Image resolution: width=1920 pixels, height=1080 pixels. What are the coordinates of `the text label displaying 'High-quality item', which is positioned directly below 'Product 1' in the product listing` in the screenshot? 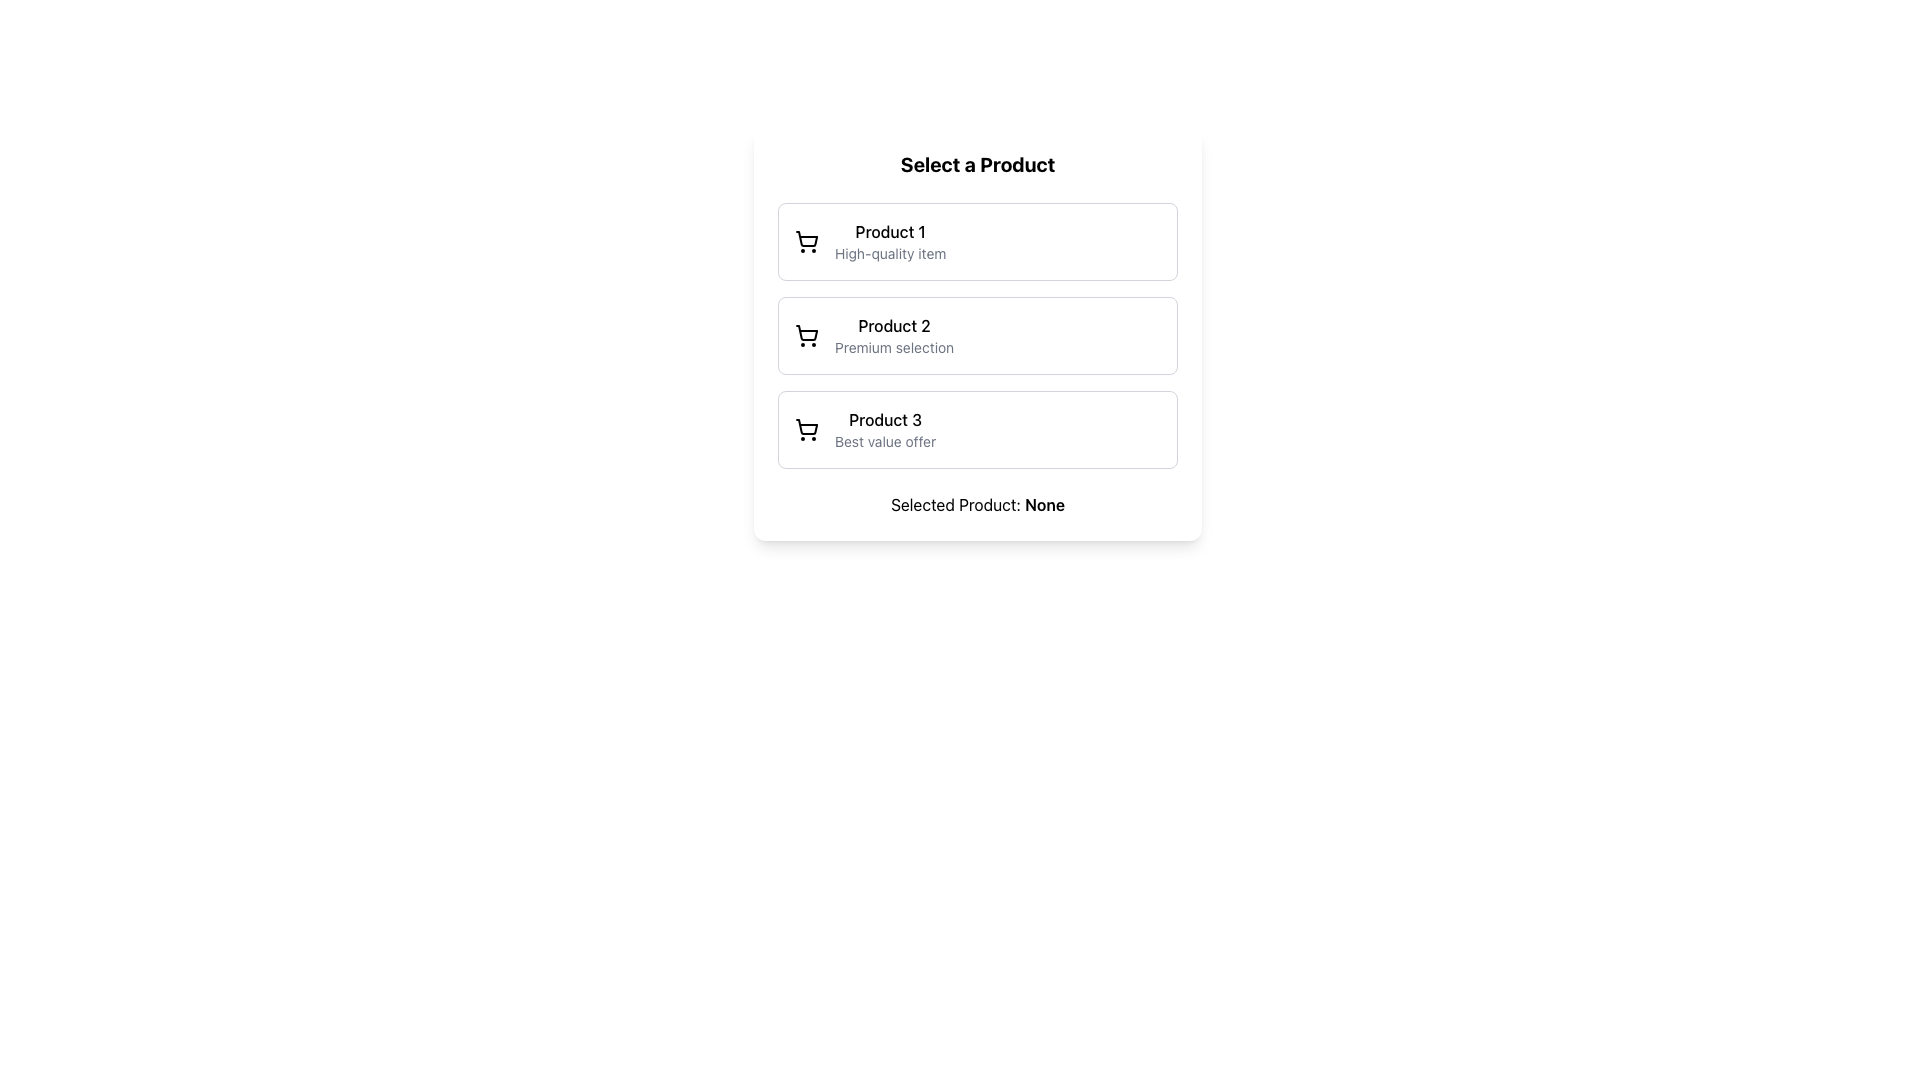 It's located at (889, 253).